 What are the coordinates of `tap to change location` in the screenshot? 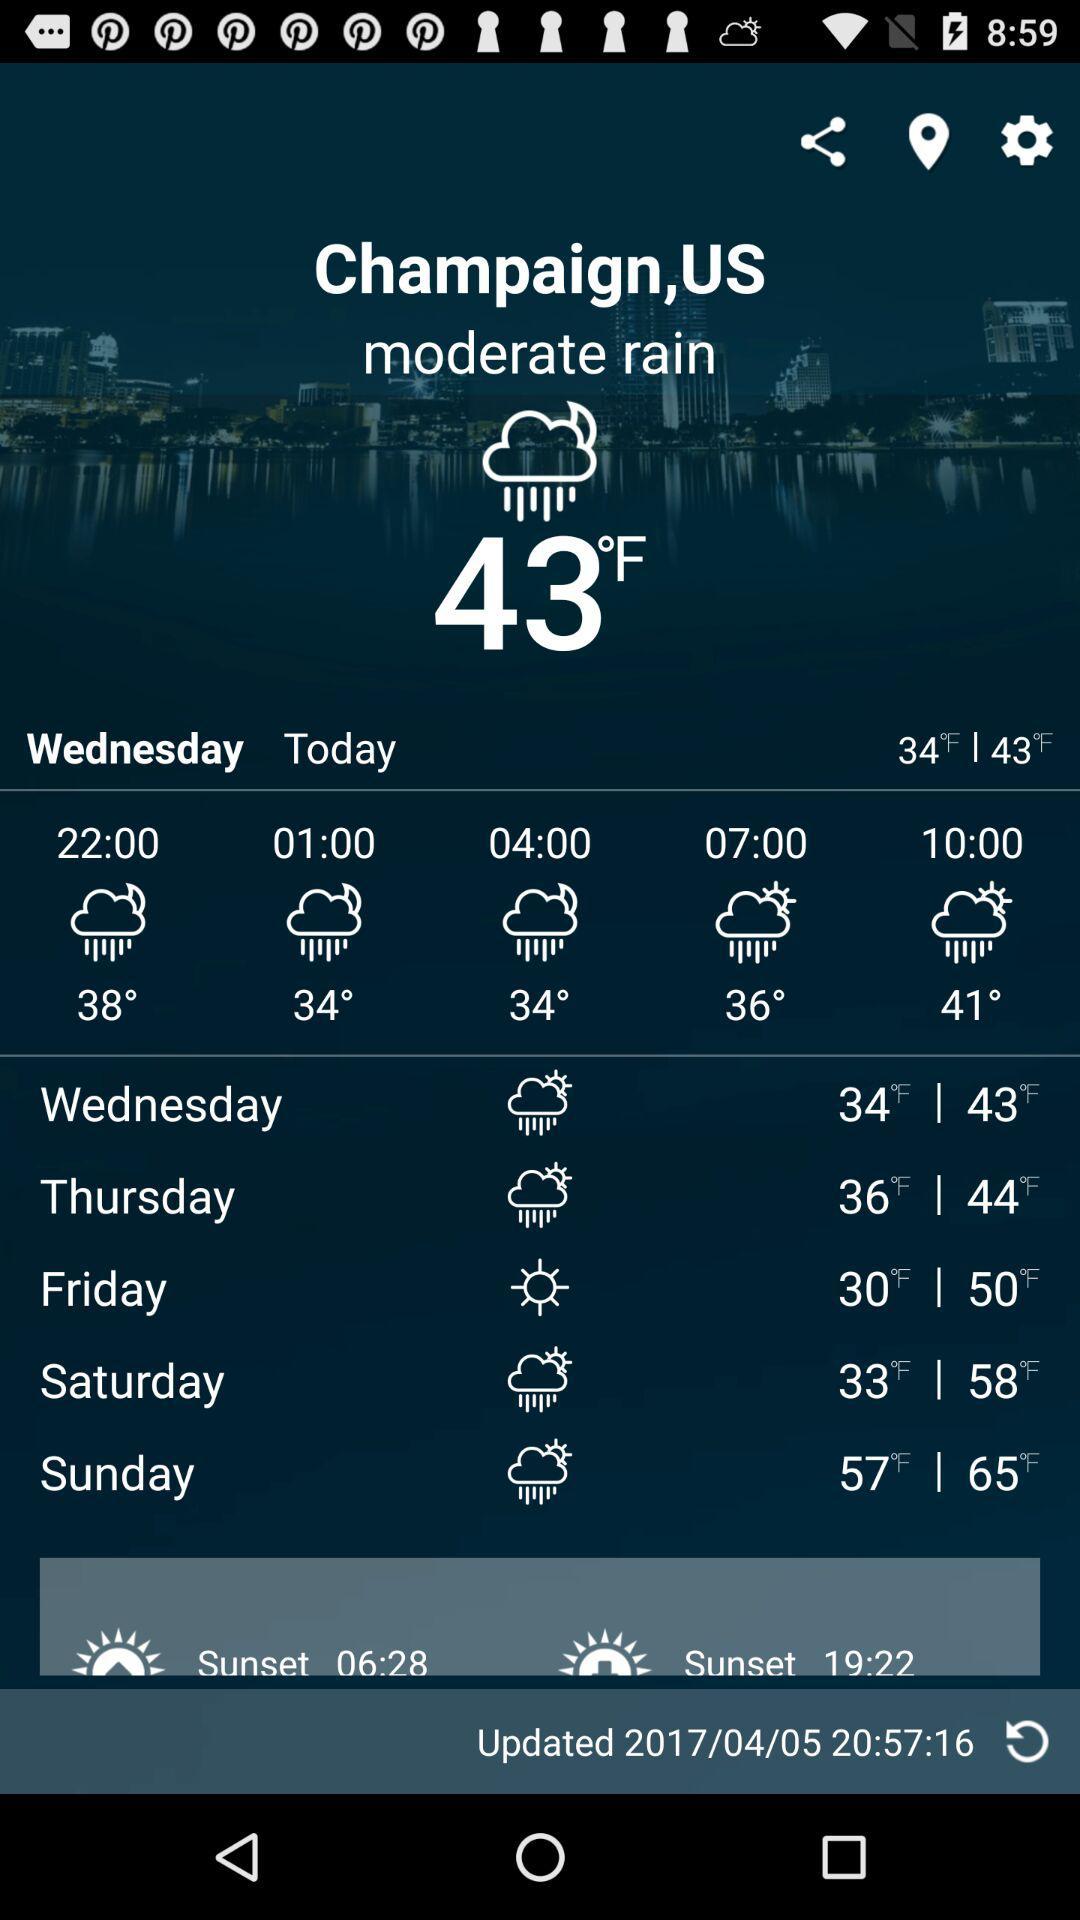 It's located at (928, 140).